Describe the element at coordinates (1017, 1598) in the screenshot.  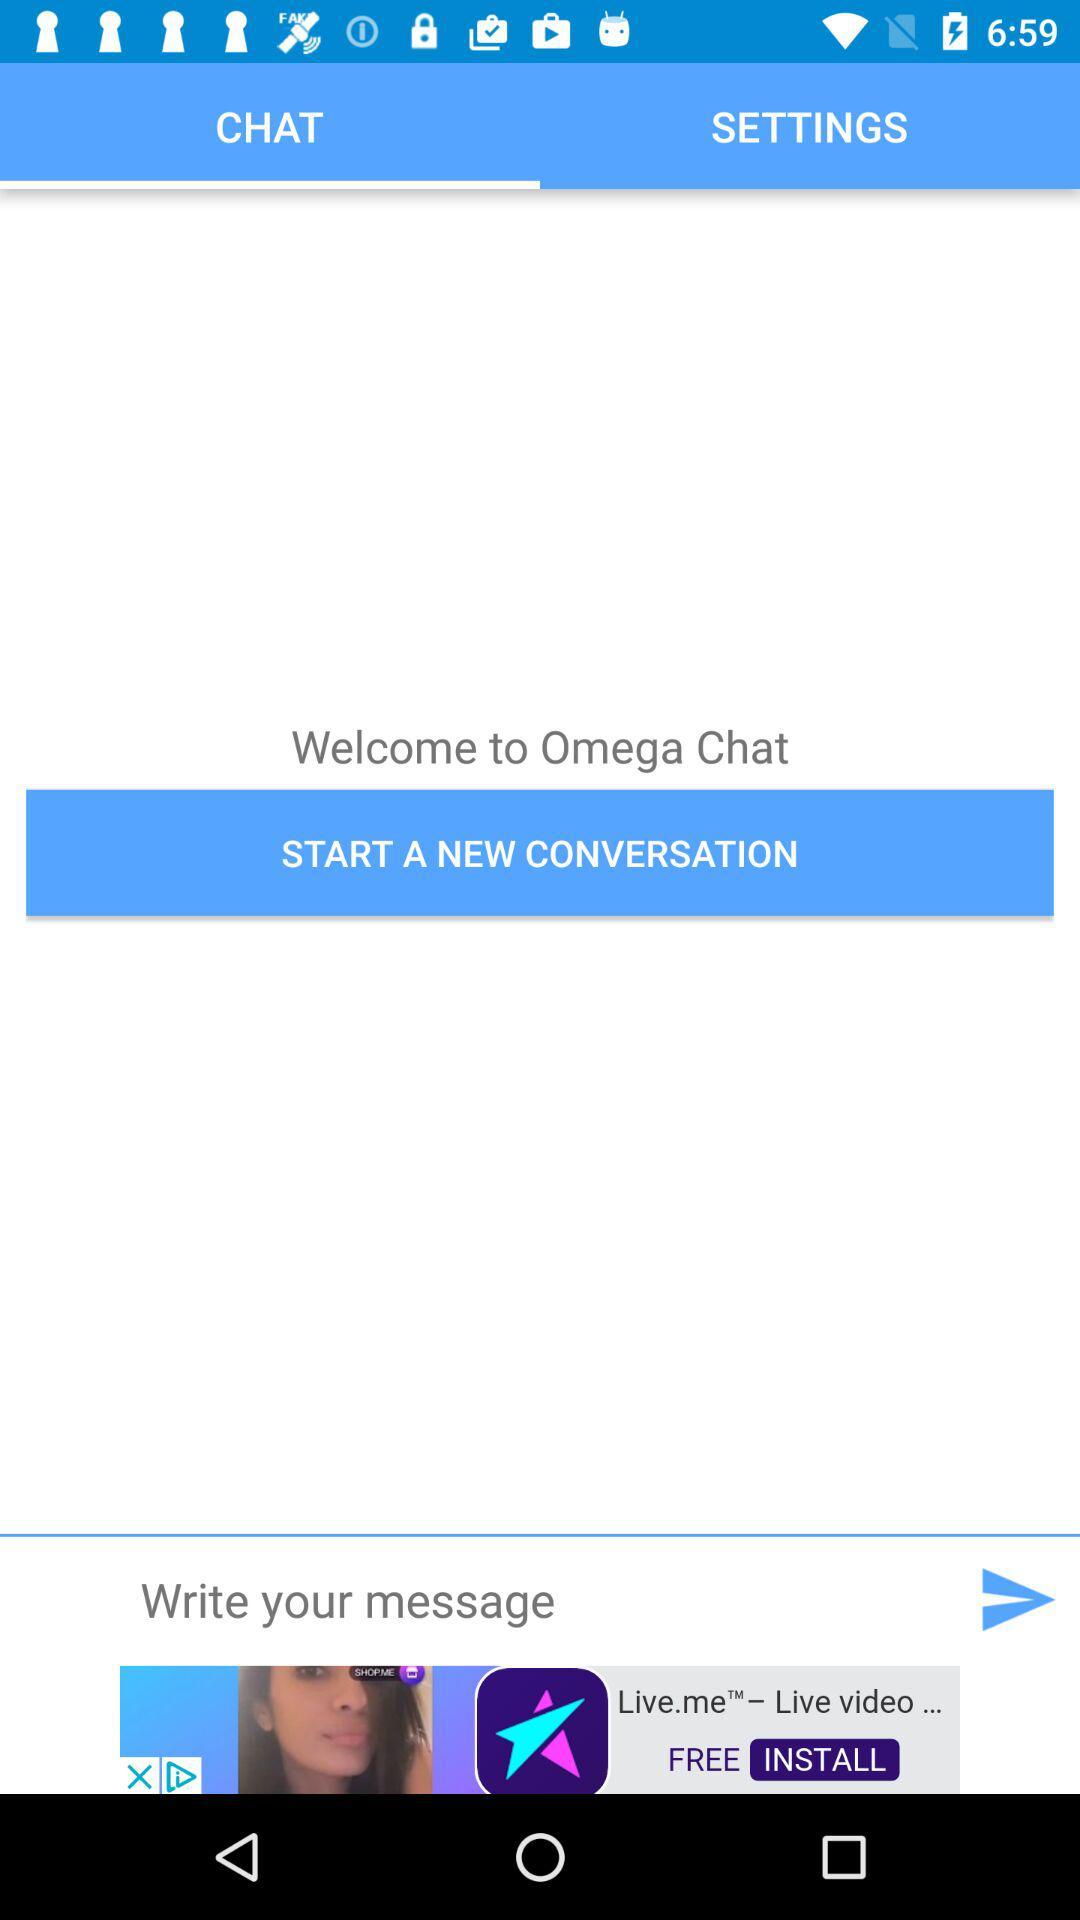
I see `send button` at that location.